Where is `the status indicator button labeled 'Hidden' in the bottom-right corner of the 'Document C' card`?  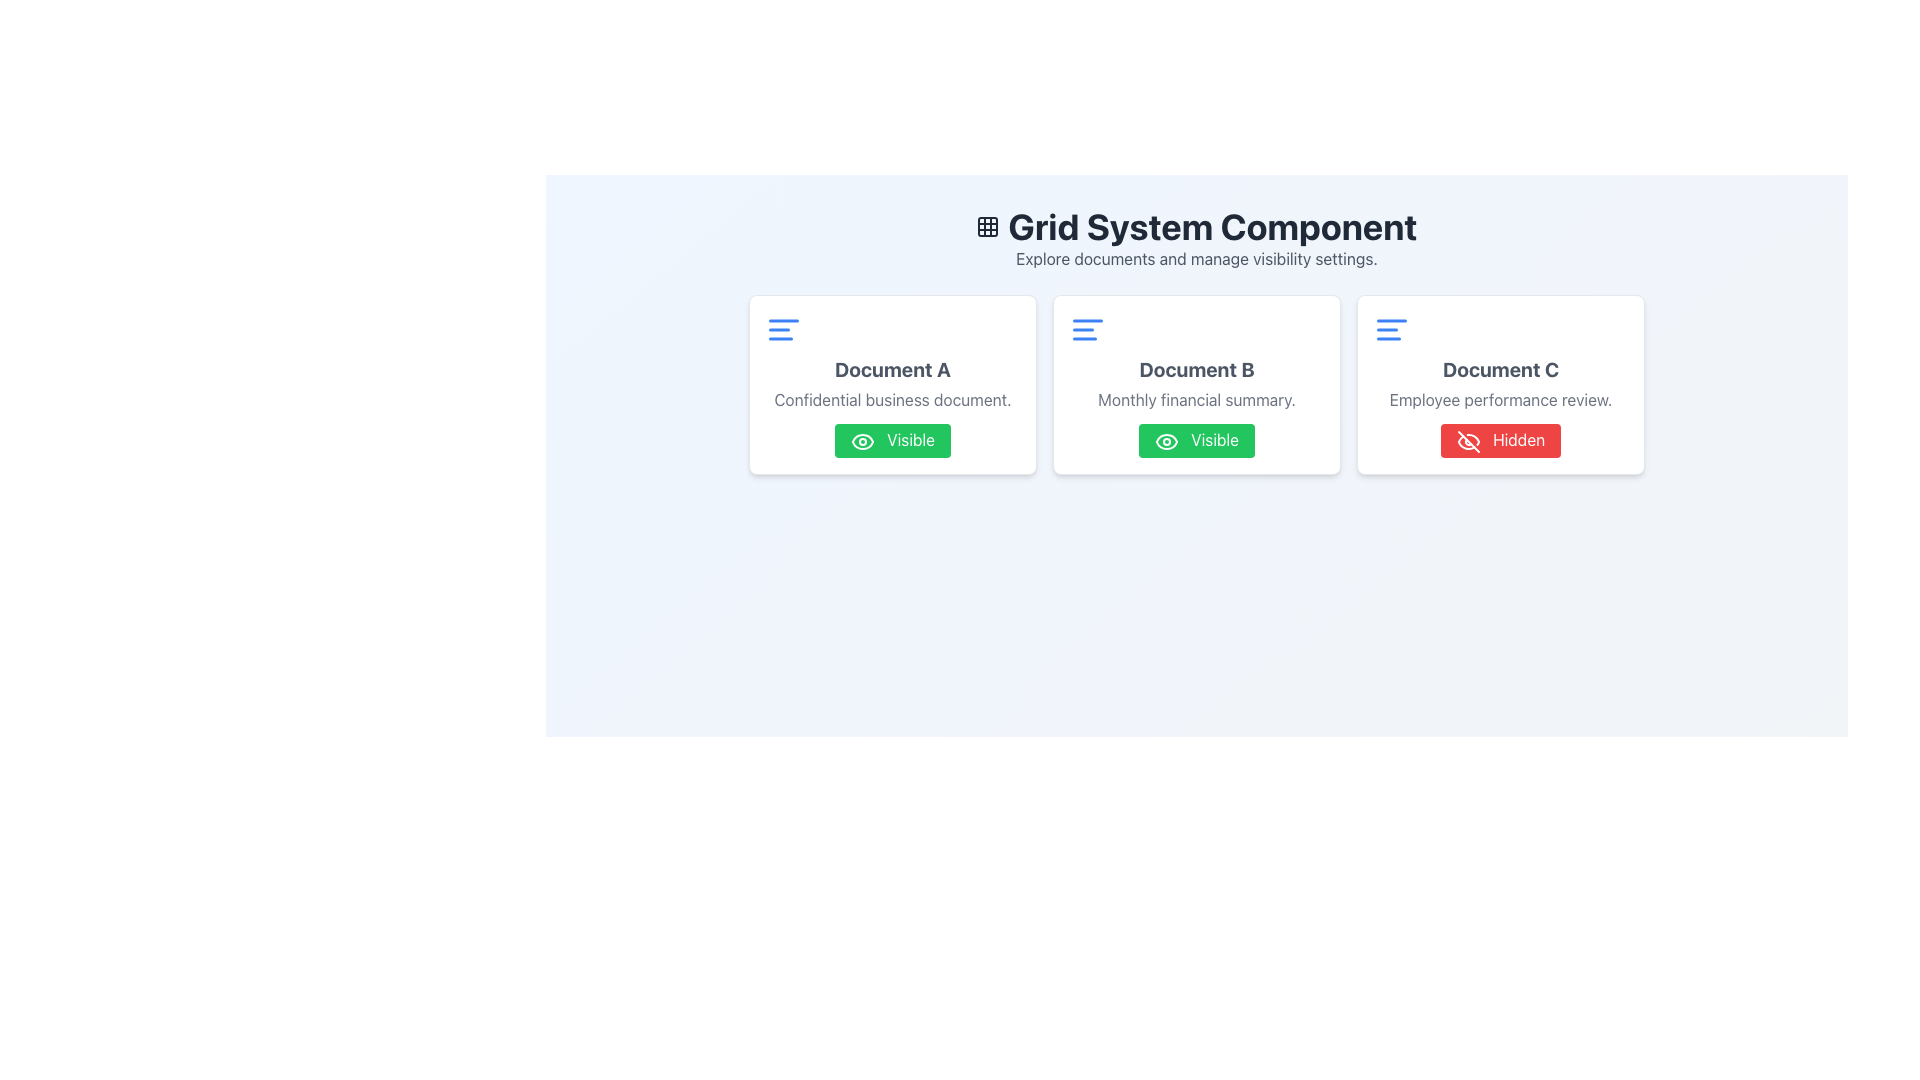 the status indicator button labeled 'Hidden' in the bottom-right corner of the 'Document C' card is located at coordinates (1501, 438).